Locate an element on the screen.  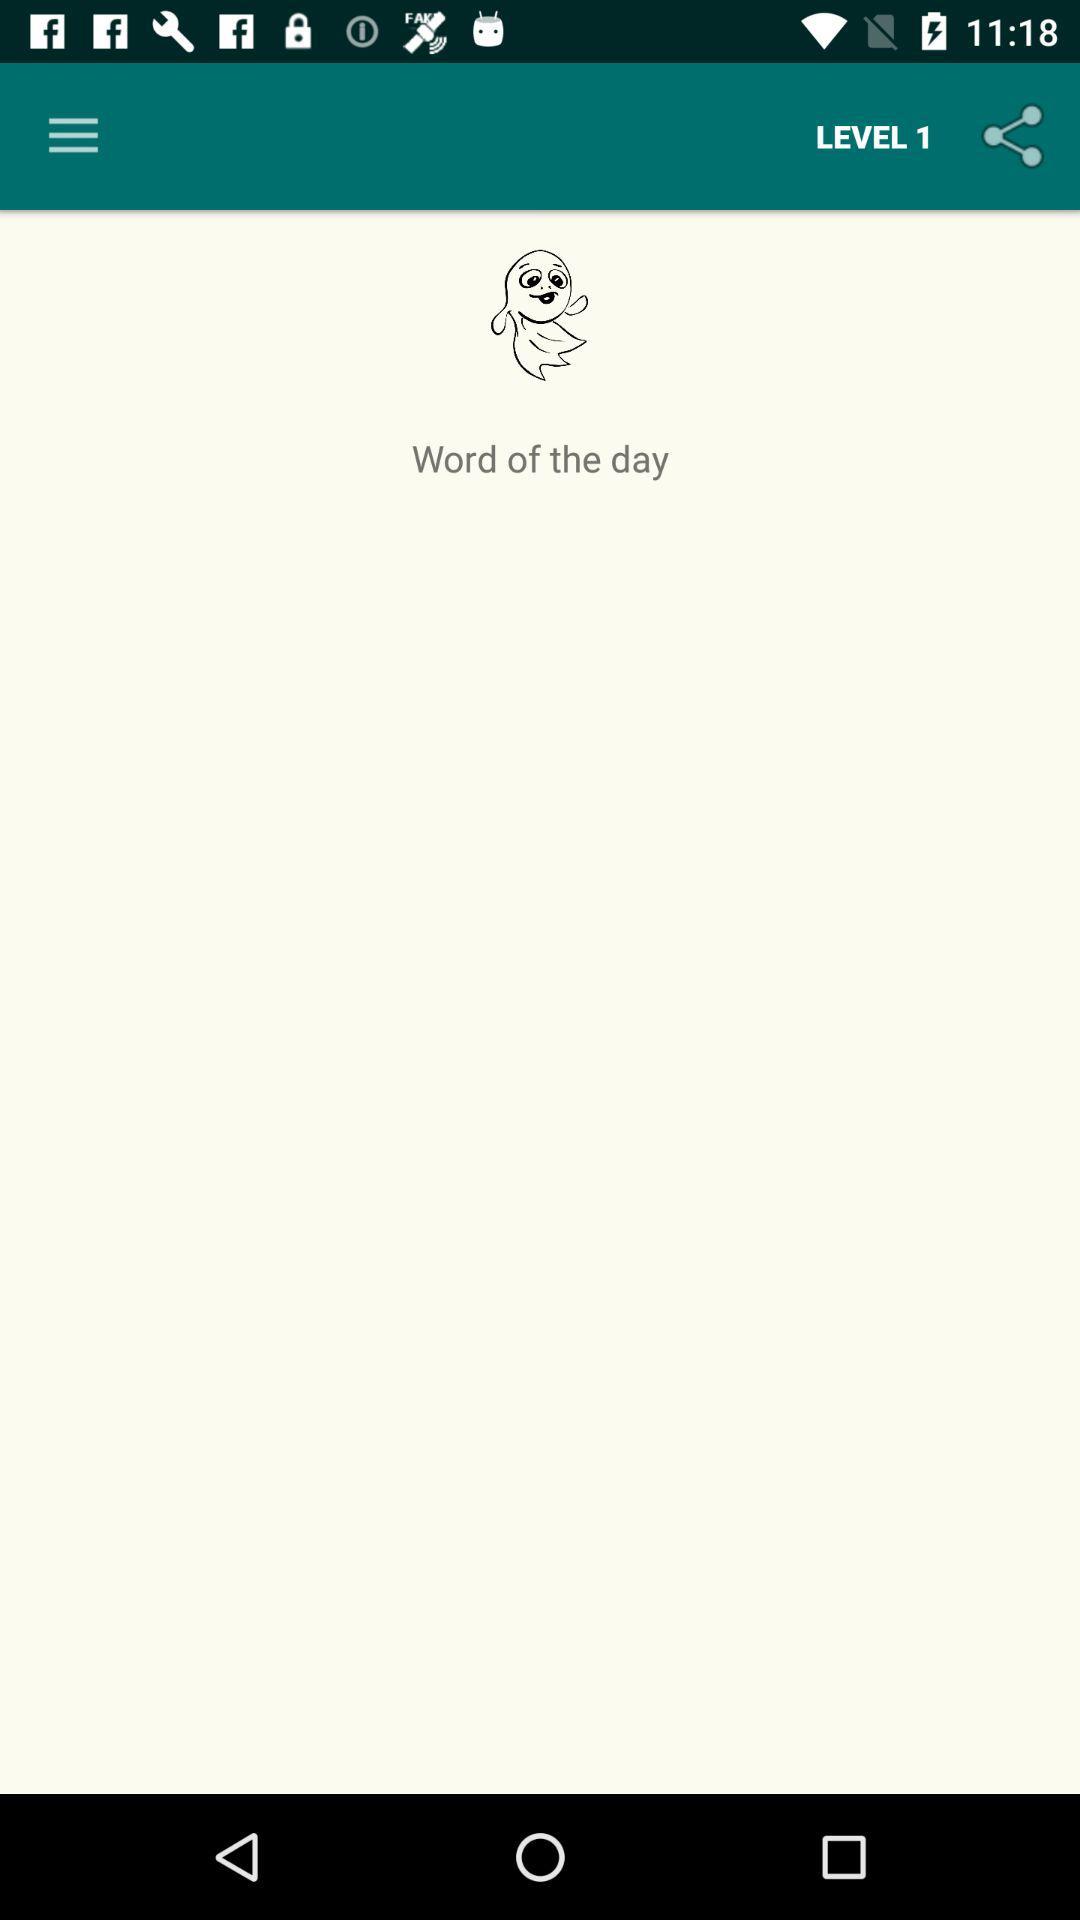
icon to the left of level 1 item is located at coordinates (72, 135).